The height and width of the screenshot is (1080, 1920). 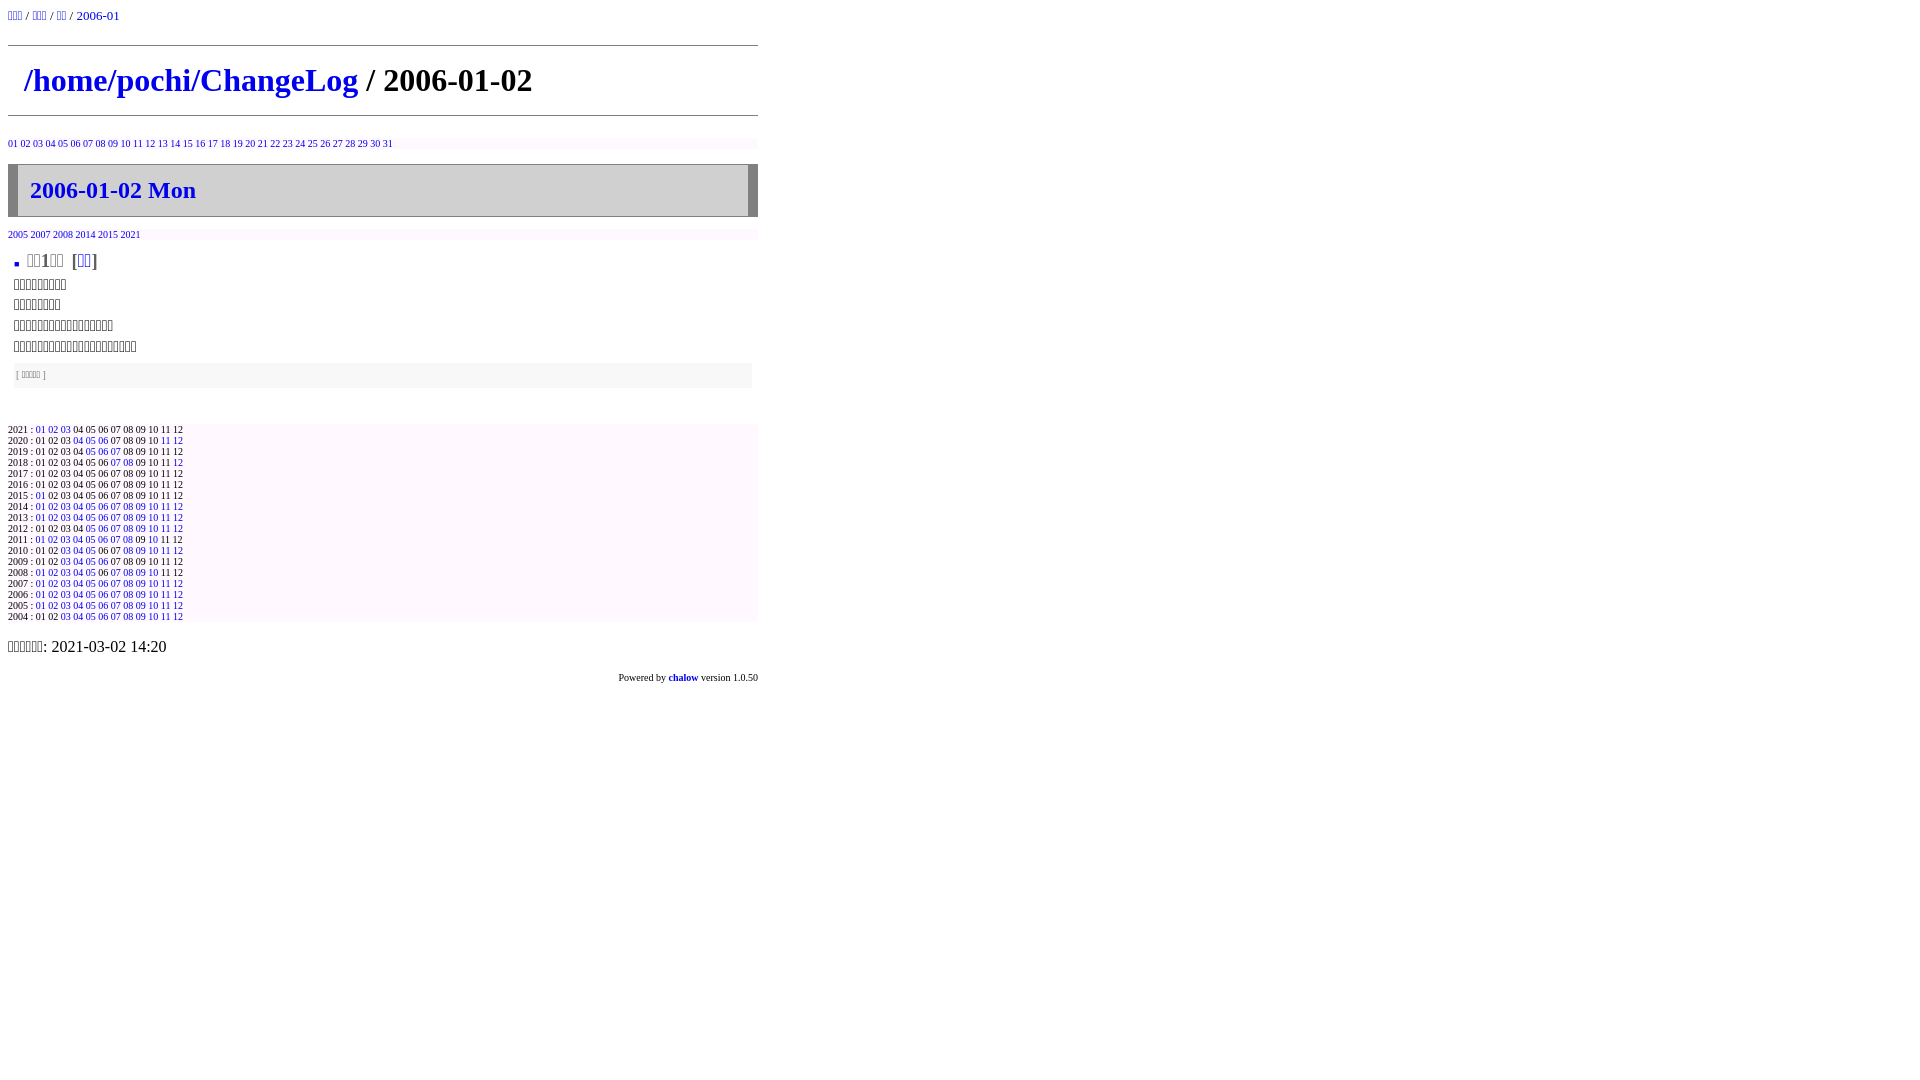 What do you see at coordinates (52, 505) in the screenshot?
I see `'02'` at bounding box center [52, 505].